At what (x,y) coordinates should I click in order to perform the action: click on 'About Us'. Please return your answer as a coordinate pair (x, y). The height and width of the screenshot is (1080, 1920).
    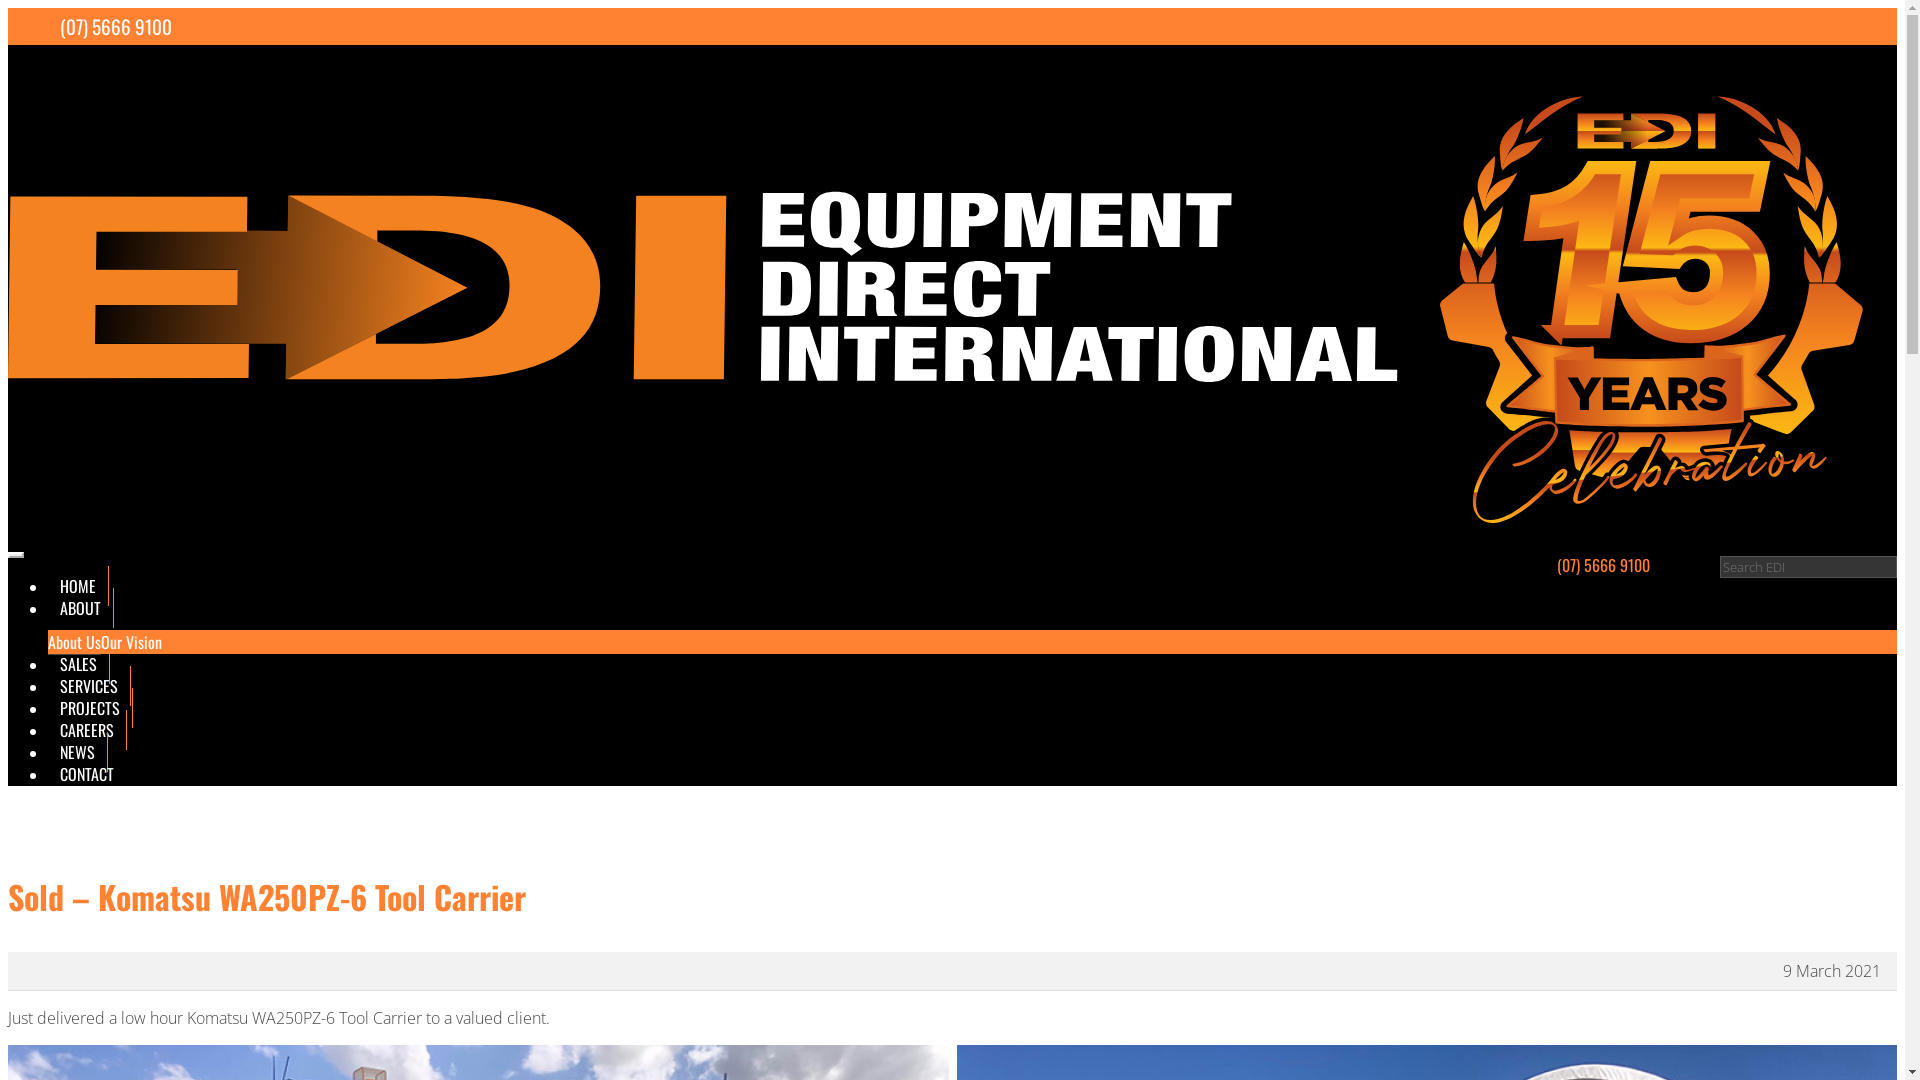
    Looking at the image, I should click on (48, 642).